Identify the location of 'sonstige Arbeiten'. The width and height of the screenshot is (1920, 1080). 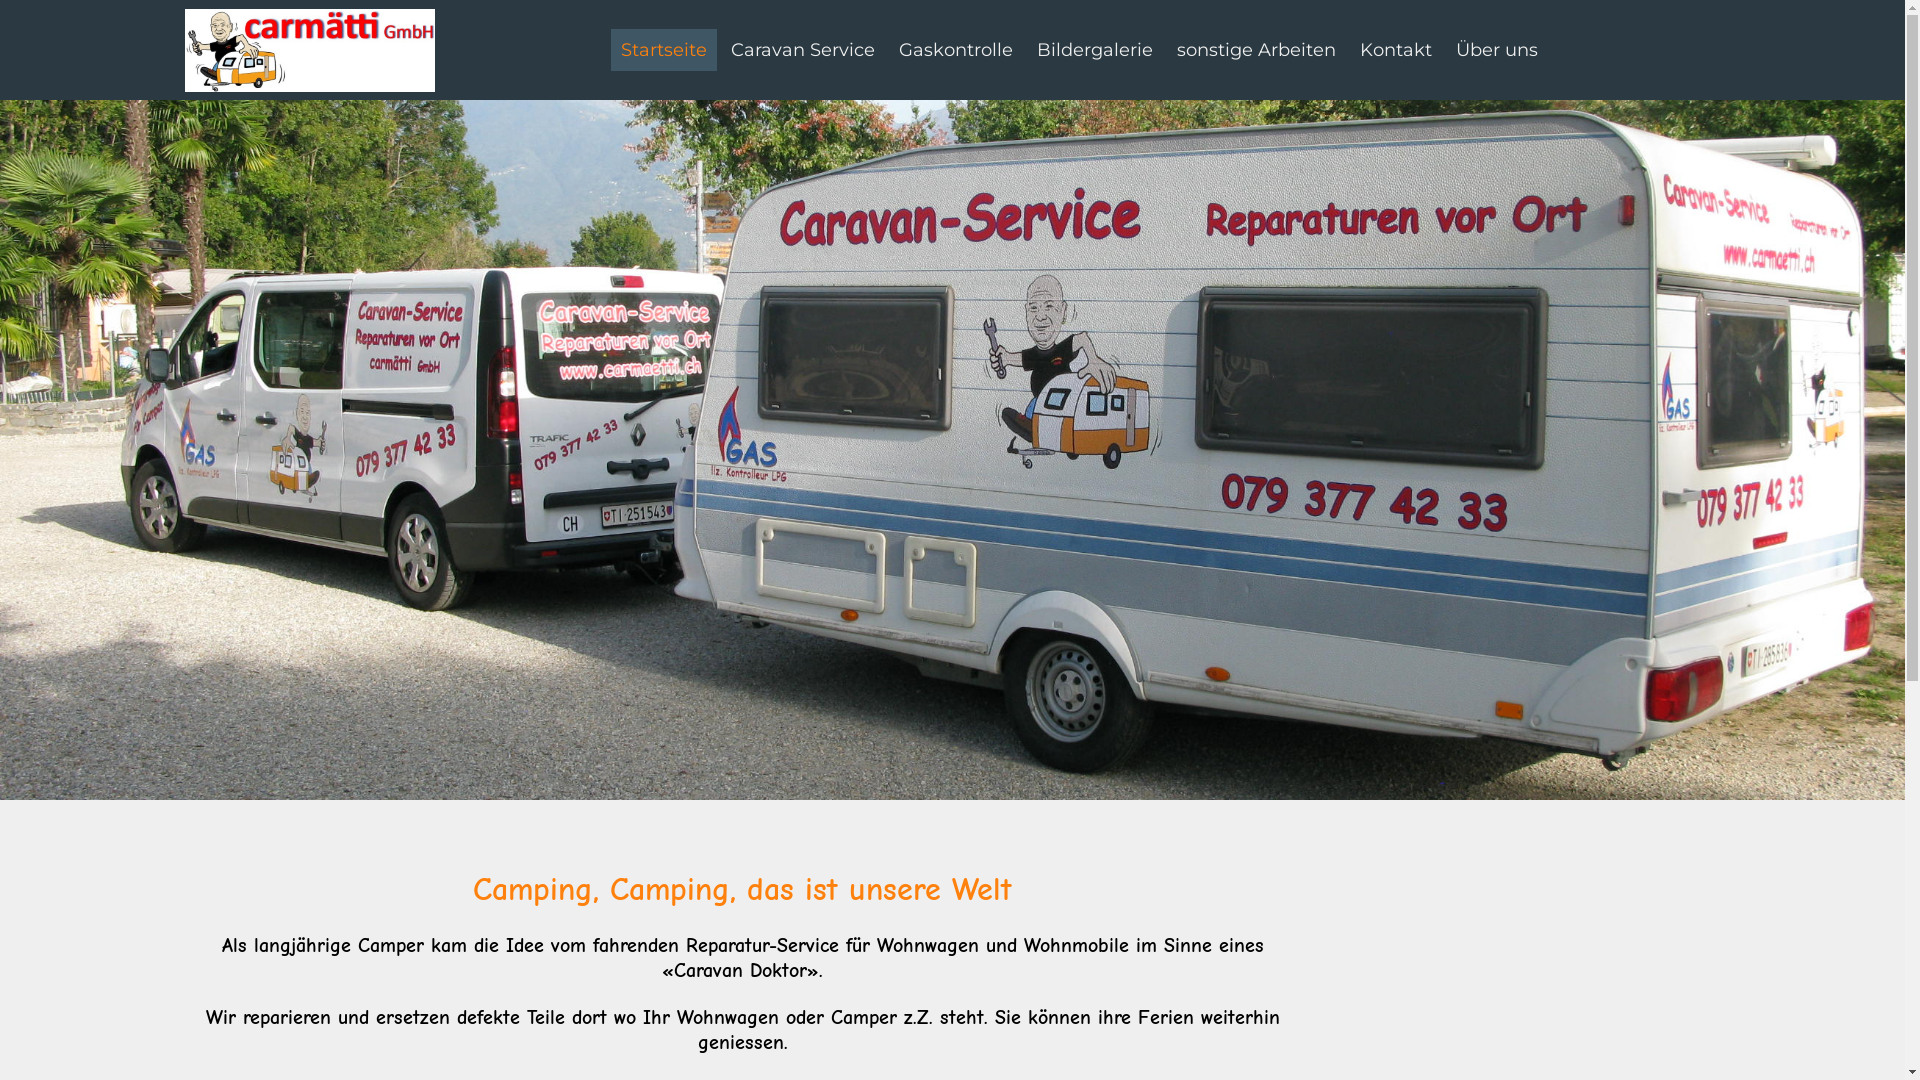
(1255, 49).